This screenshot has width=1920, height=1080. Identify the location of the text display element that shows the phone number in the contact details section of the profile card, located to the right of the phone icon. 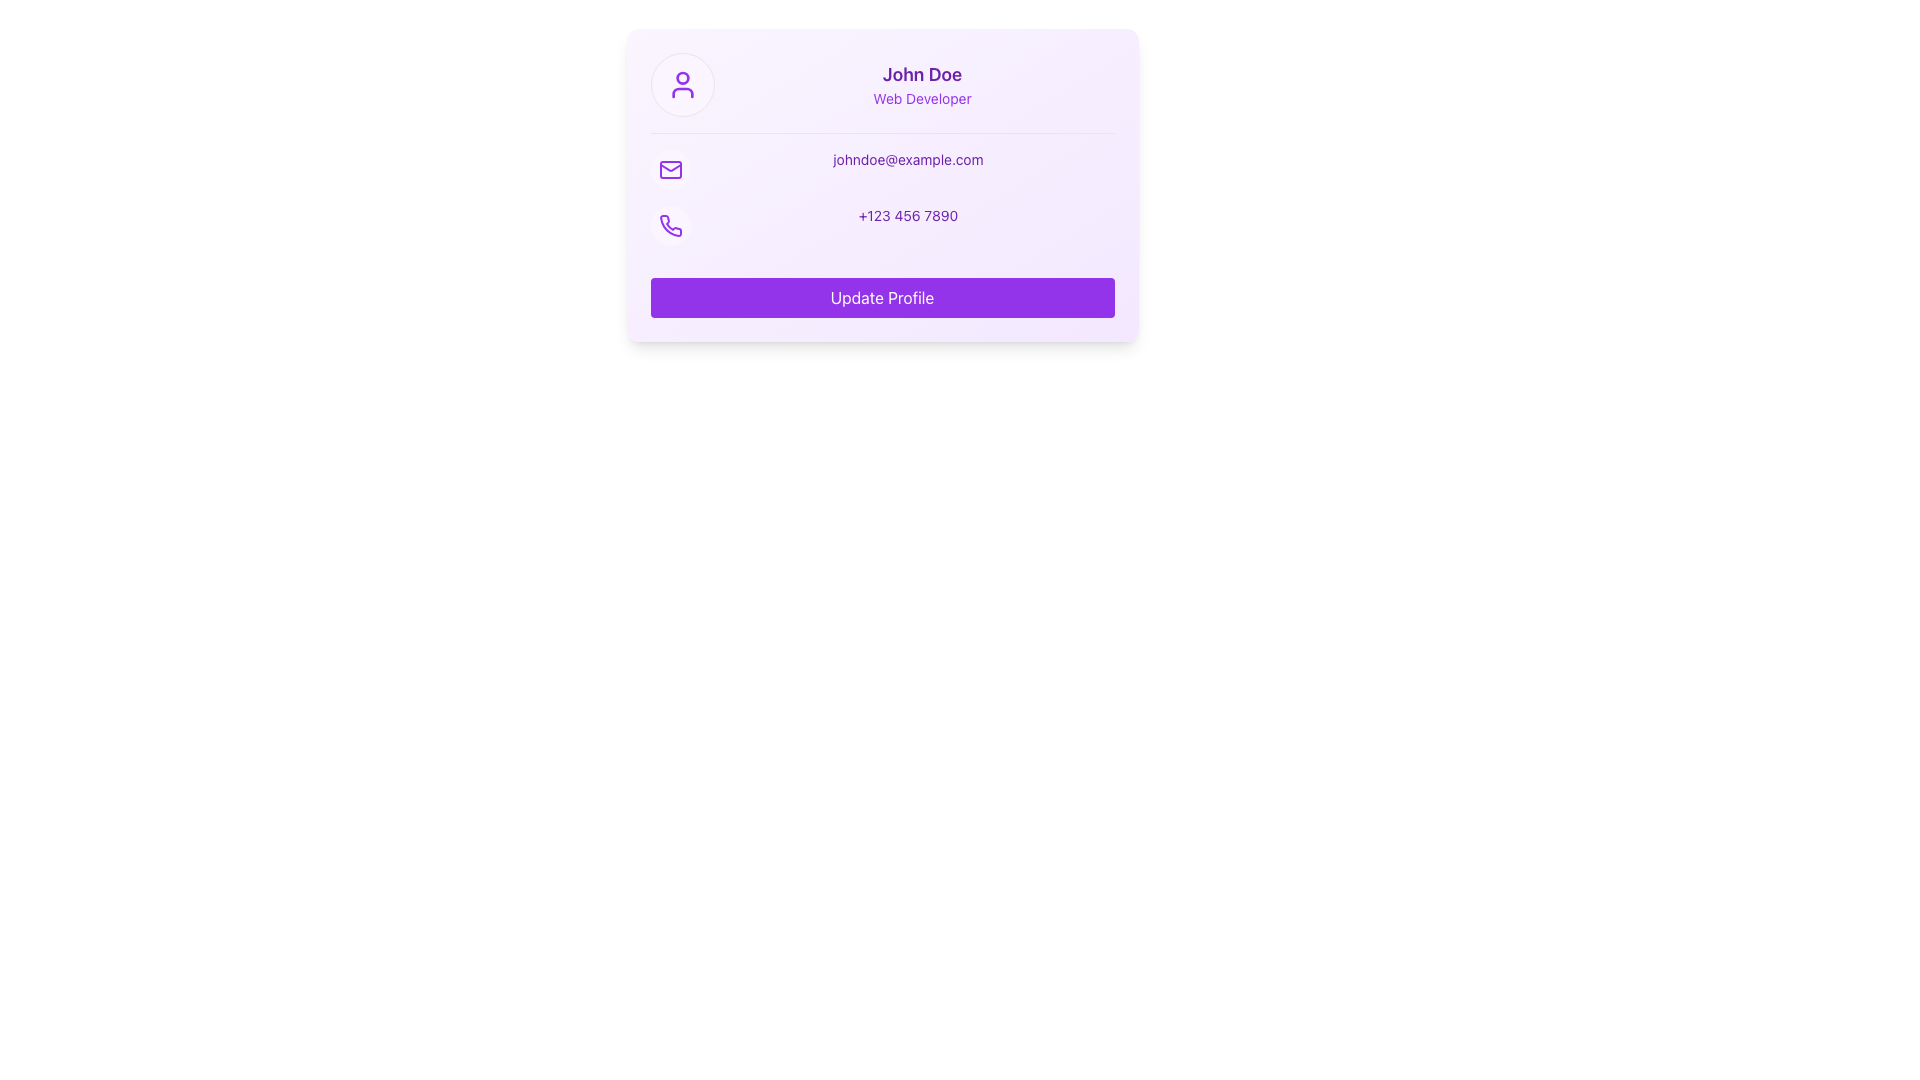
(907, 216).